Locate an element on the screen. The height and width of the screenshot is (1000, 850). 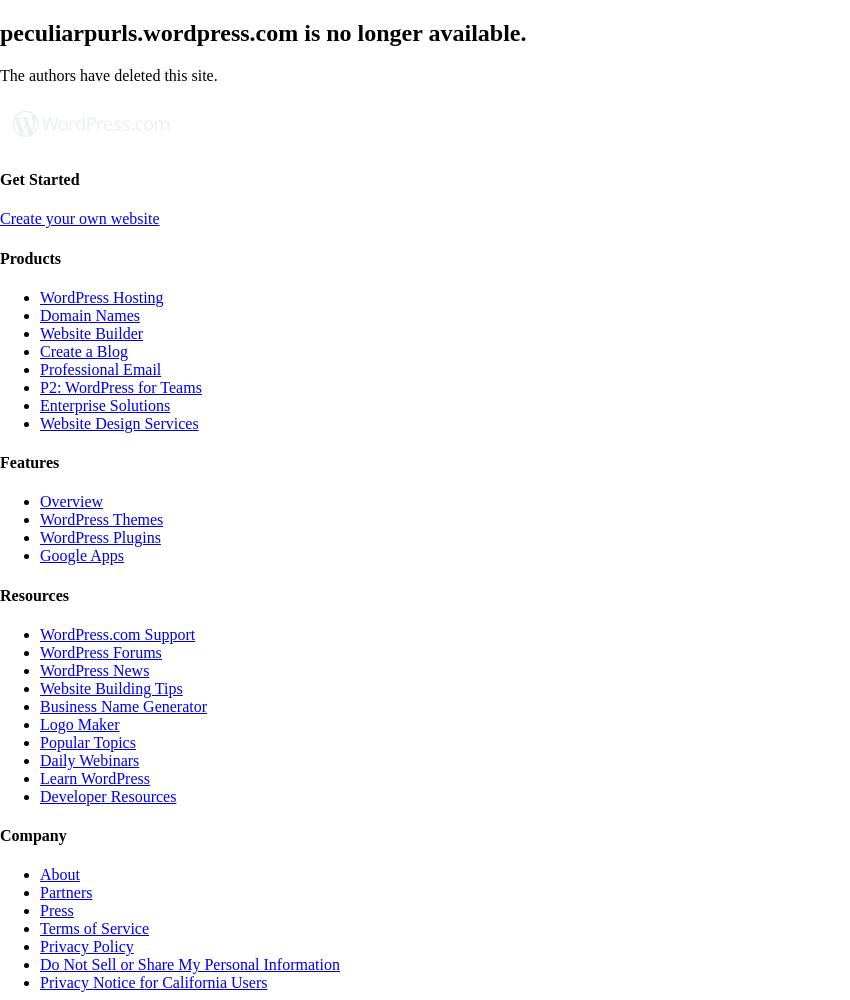
'Terms of Service' is located at coordinates (93, 928).